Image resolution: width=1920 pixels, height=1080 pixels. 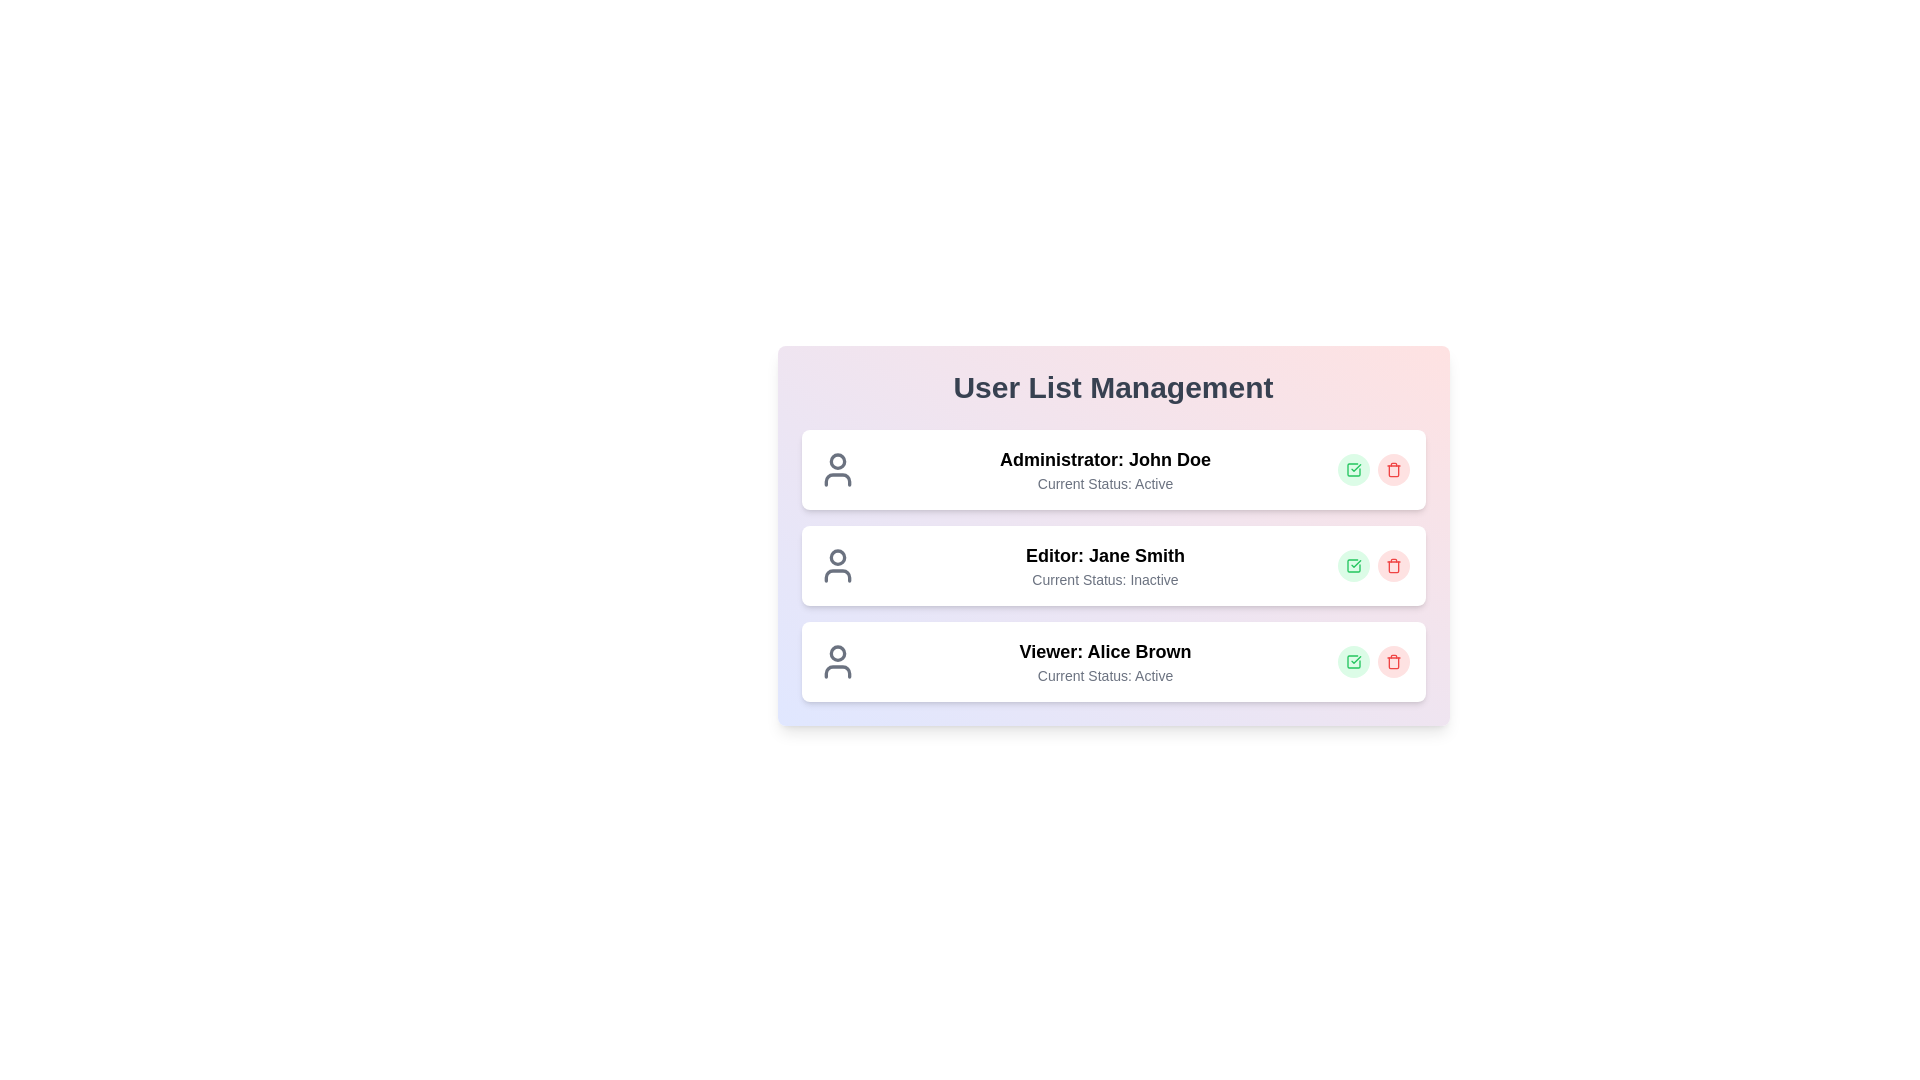 What do you see at coordinates (1392, 470) in the screenshot?
I see `the red circular button with a trash bin icon` at bounding box center [1392, 470].